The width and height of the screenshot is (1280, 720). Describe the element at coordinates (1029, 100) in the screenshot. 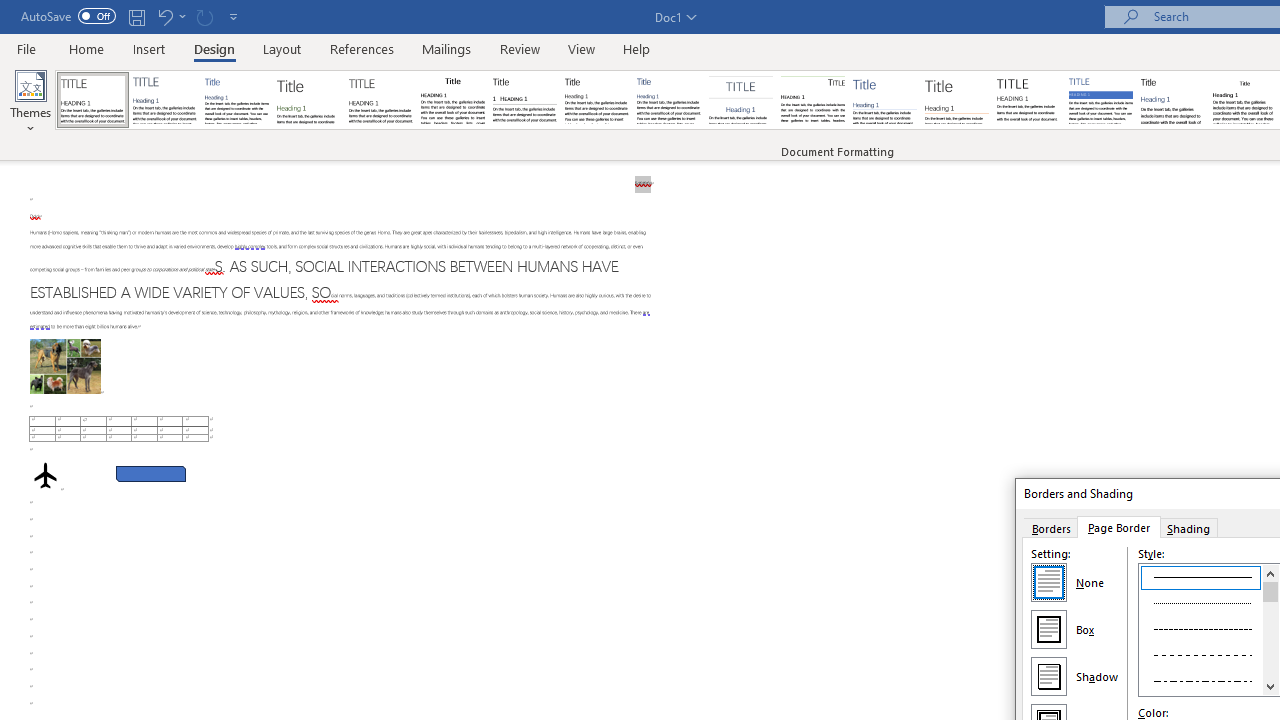

I see `'Minimalist'` at that location.